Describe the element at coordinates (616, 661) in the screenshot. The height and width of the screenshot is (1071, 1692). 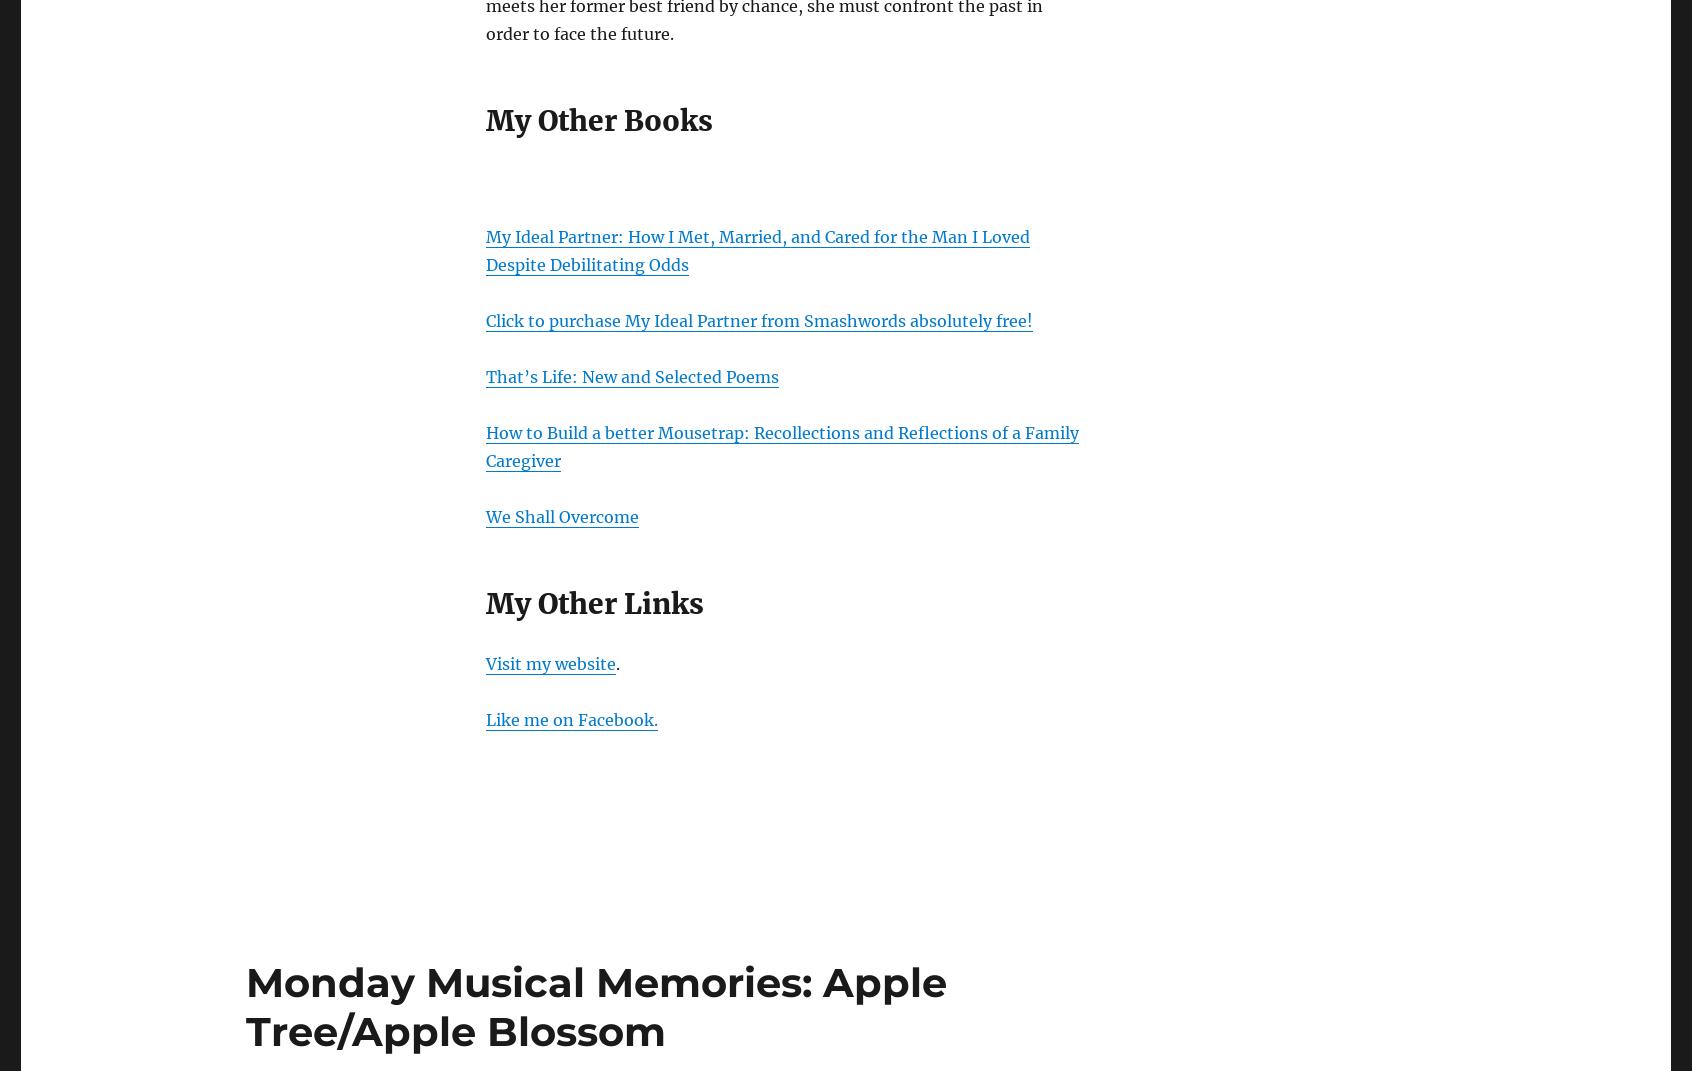
I see `'.'` at that location.